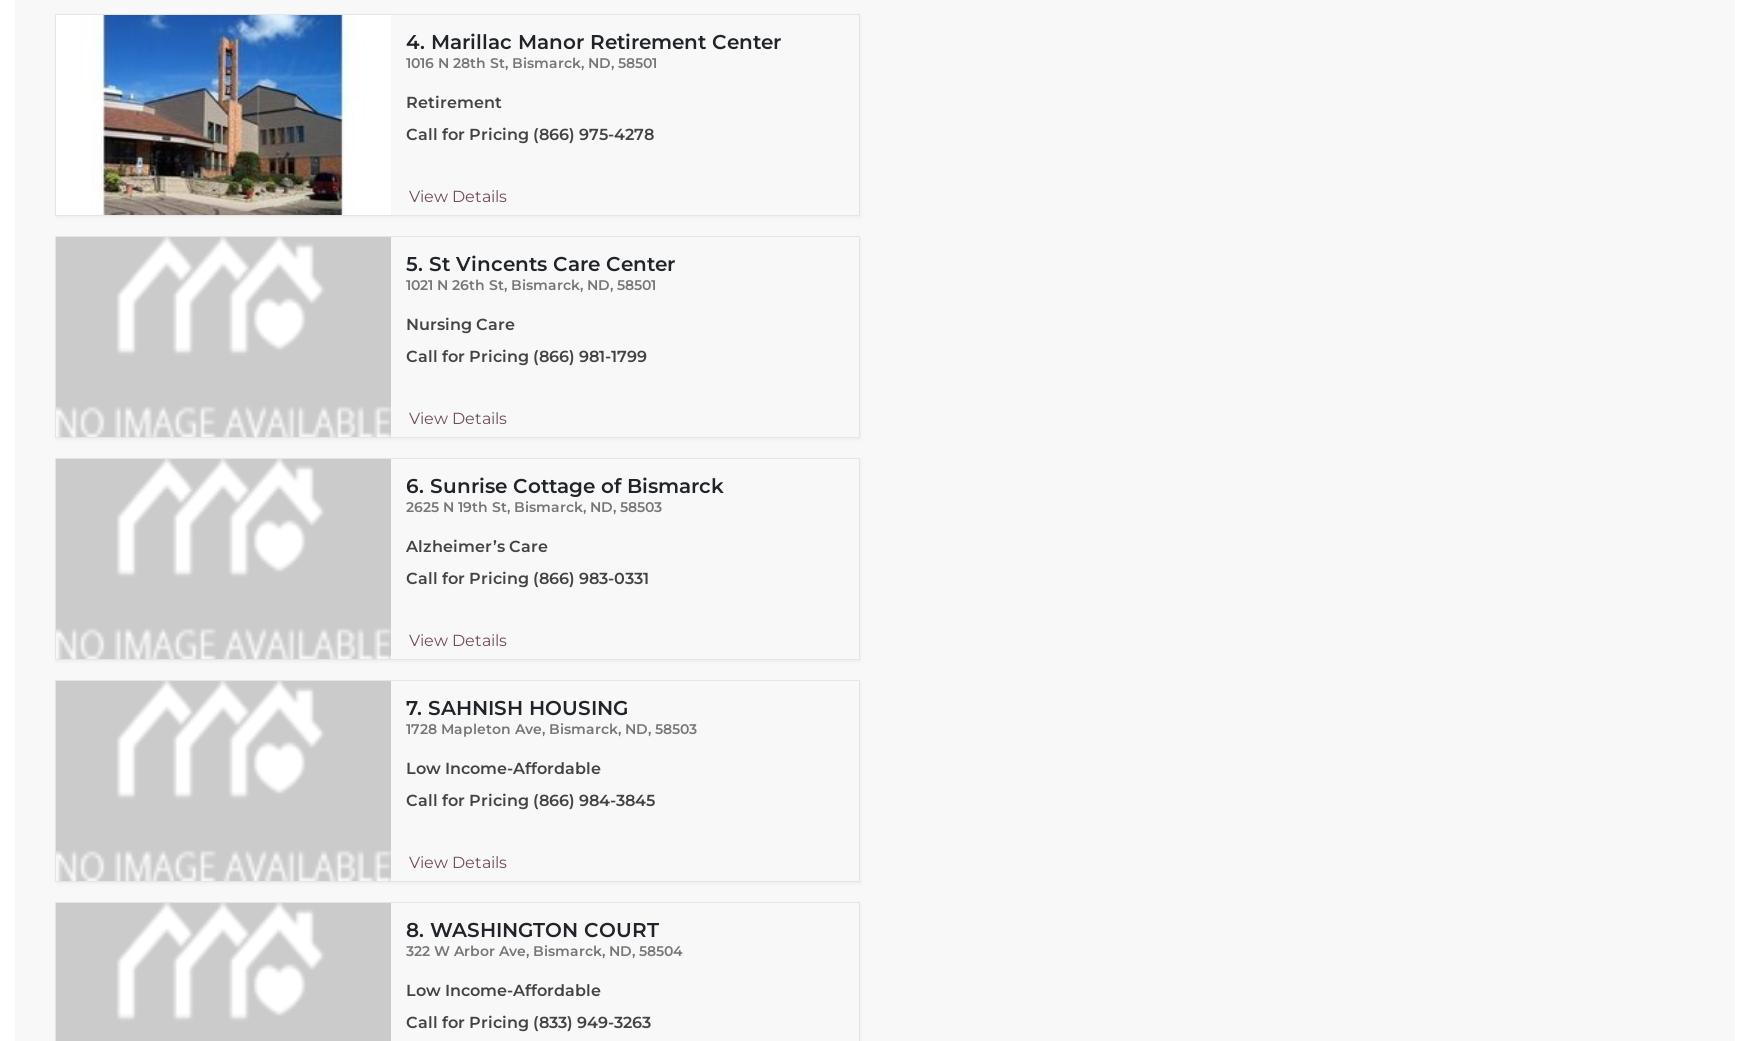 This screenshot has height=1041, width=1750. I want to click on '1016 N 28th St', so click(454, 61).